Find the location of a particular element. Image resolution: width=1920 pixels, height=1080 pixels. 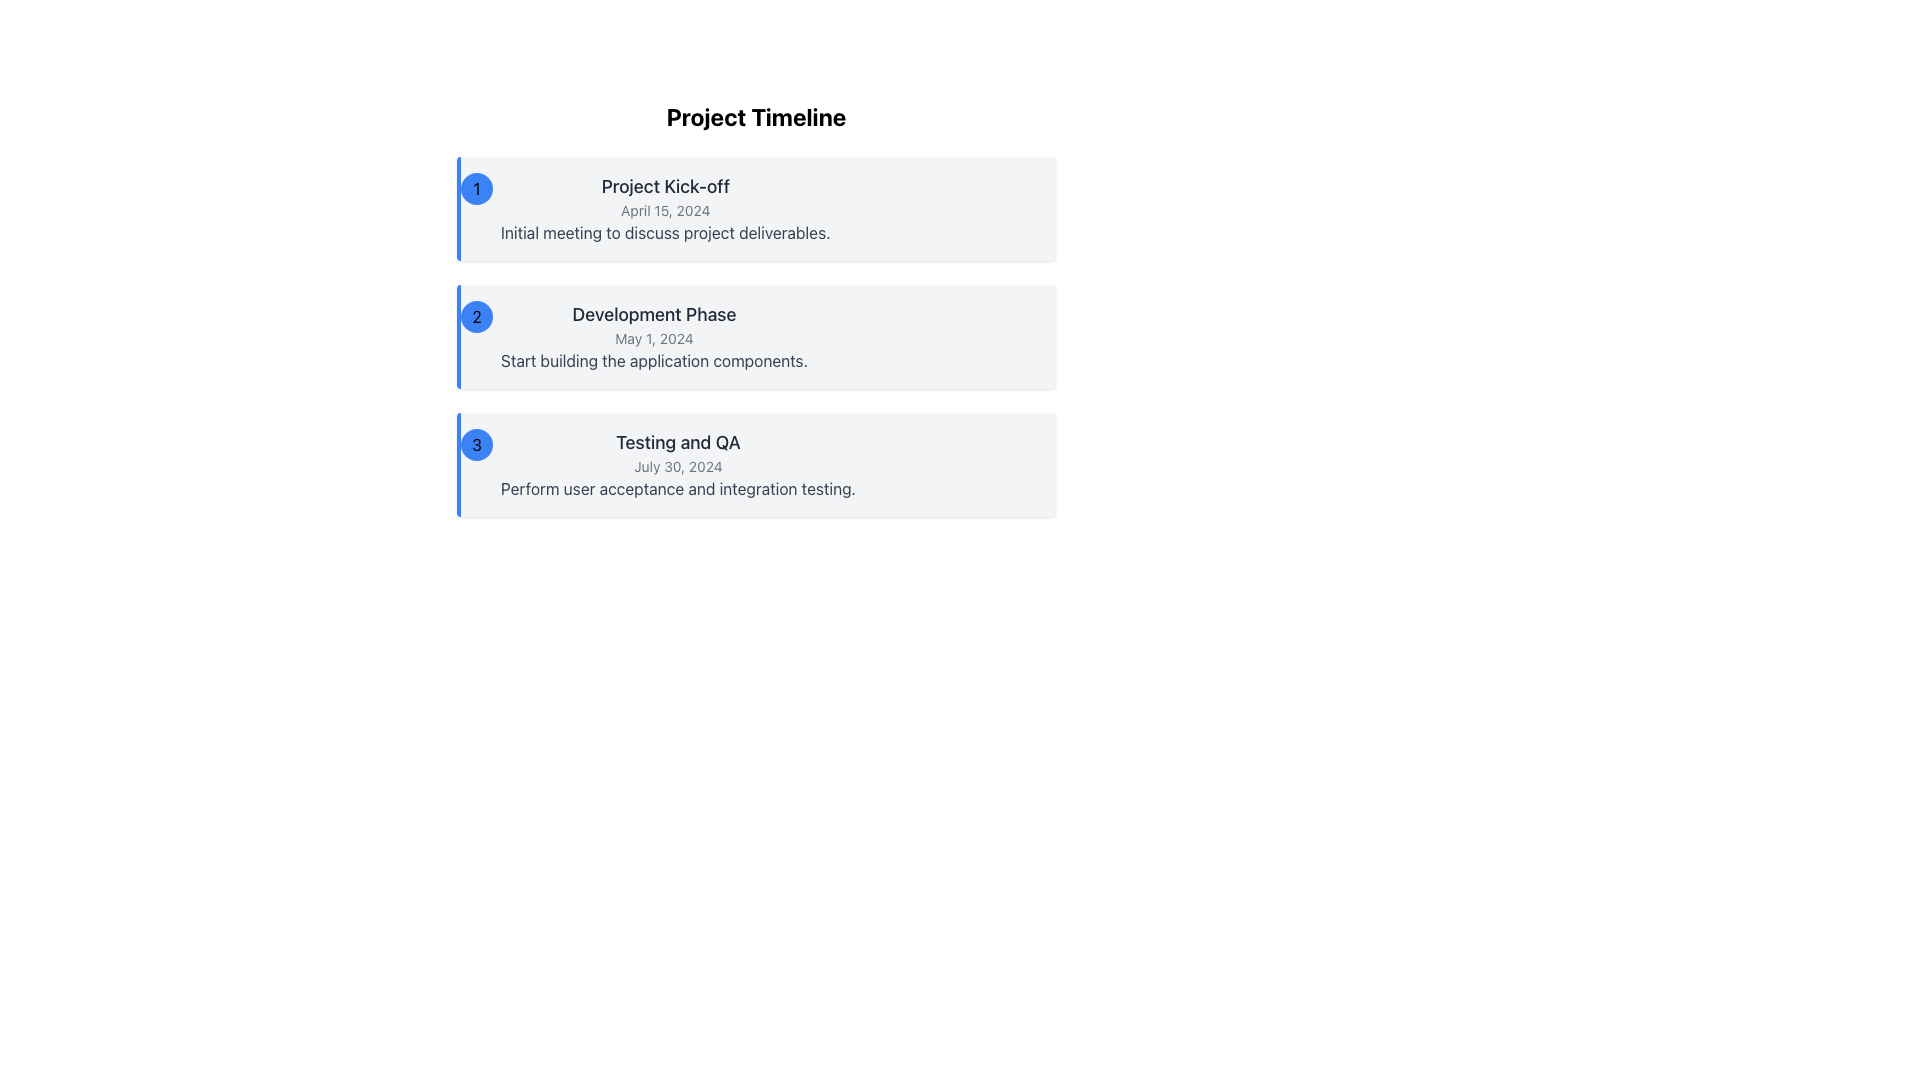

information provided in the Information Card at the top of the Project Timeline, which includes the event name, date, and a brief description is located at coordinates (755, 208).